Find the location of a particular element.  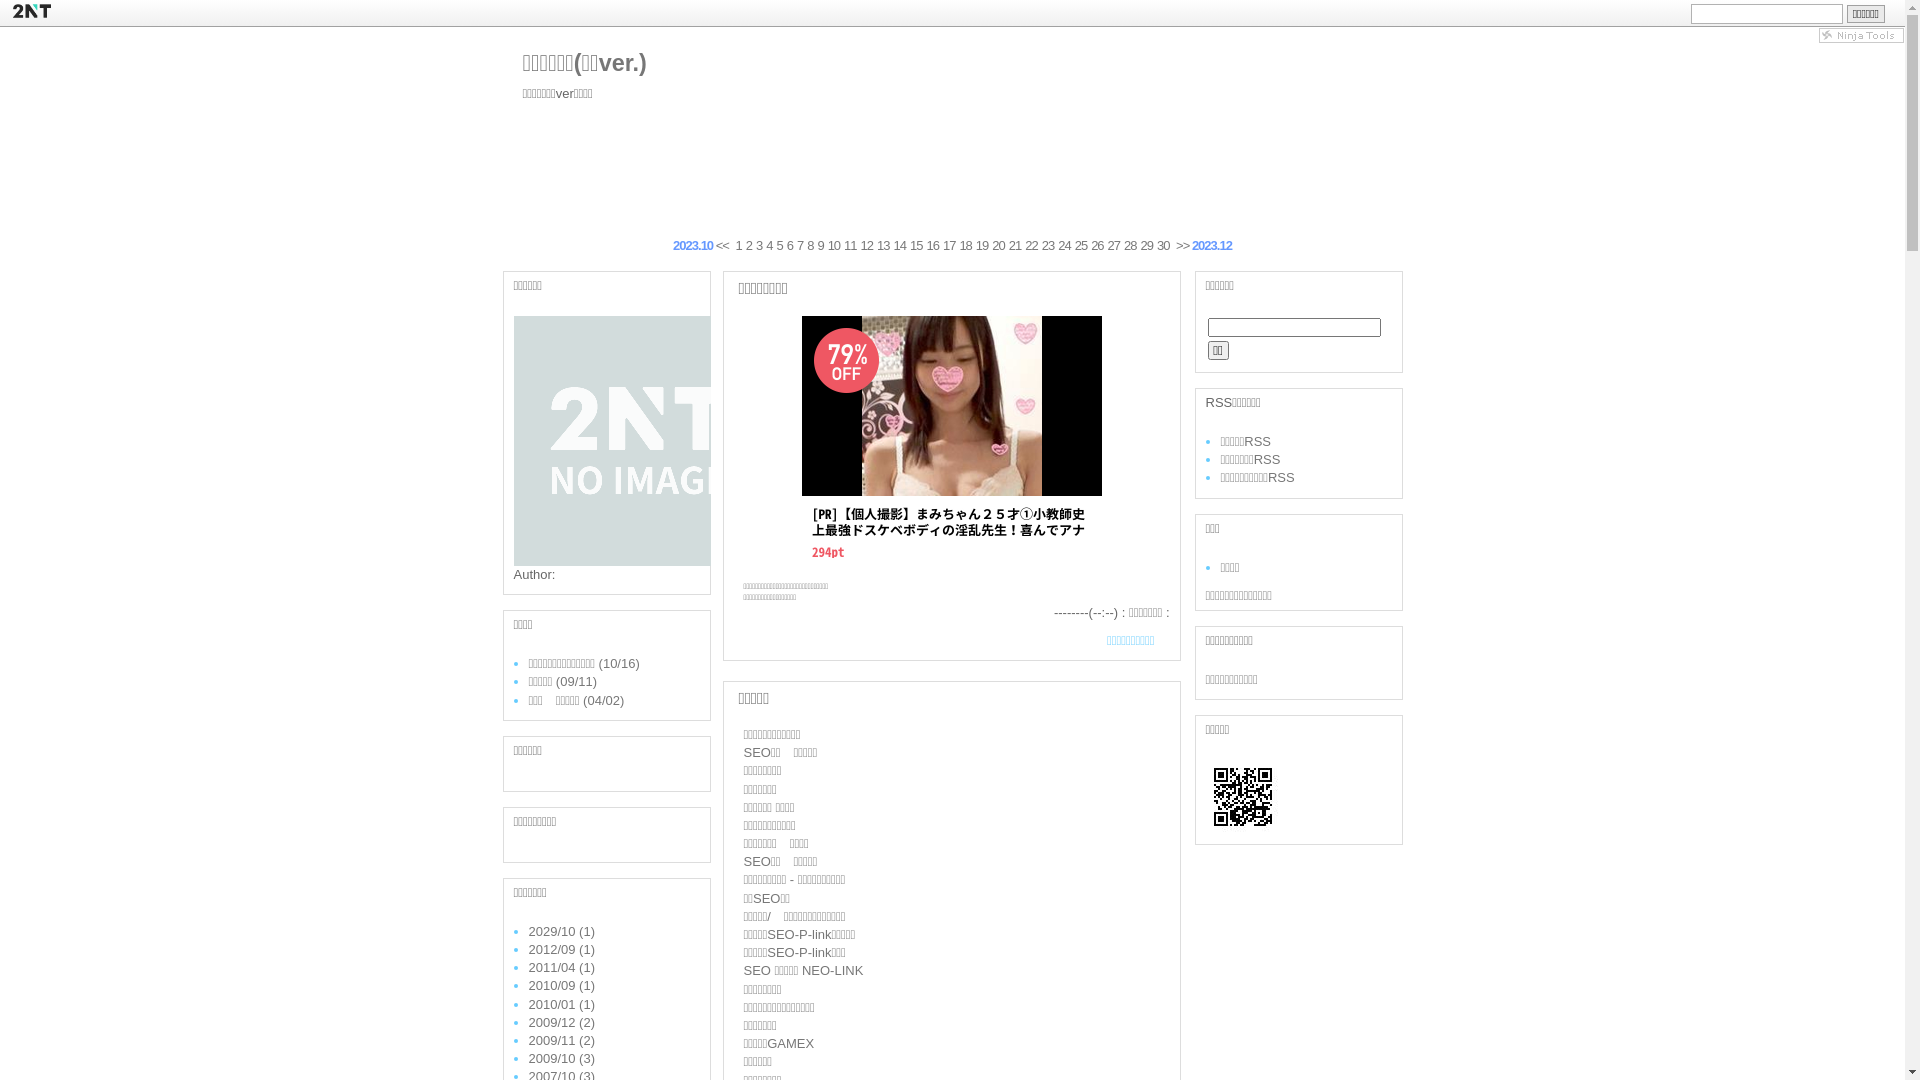

'2023.12' is located at coordinates (1211, 244).